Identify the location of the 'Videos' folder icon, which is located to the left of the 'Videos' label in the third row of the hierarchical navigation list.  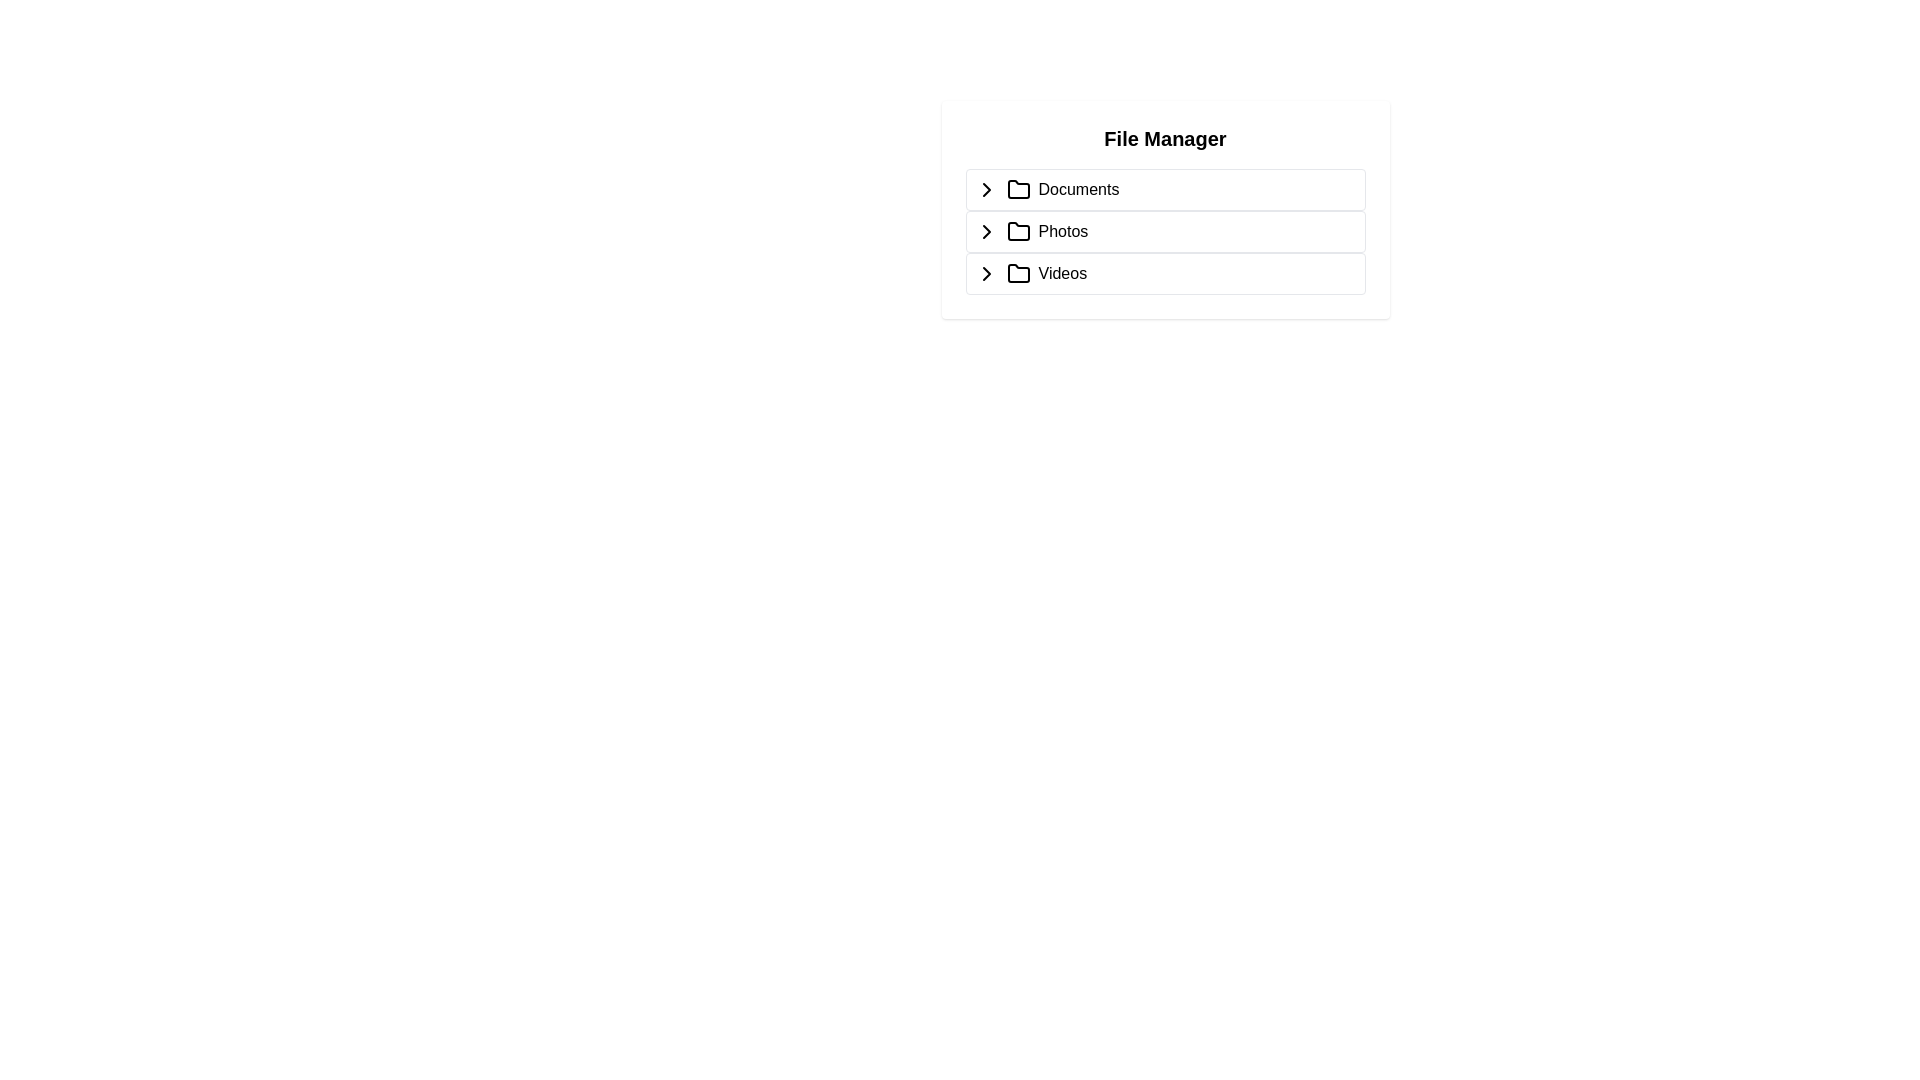
(1018, 273).